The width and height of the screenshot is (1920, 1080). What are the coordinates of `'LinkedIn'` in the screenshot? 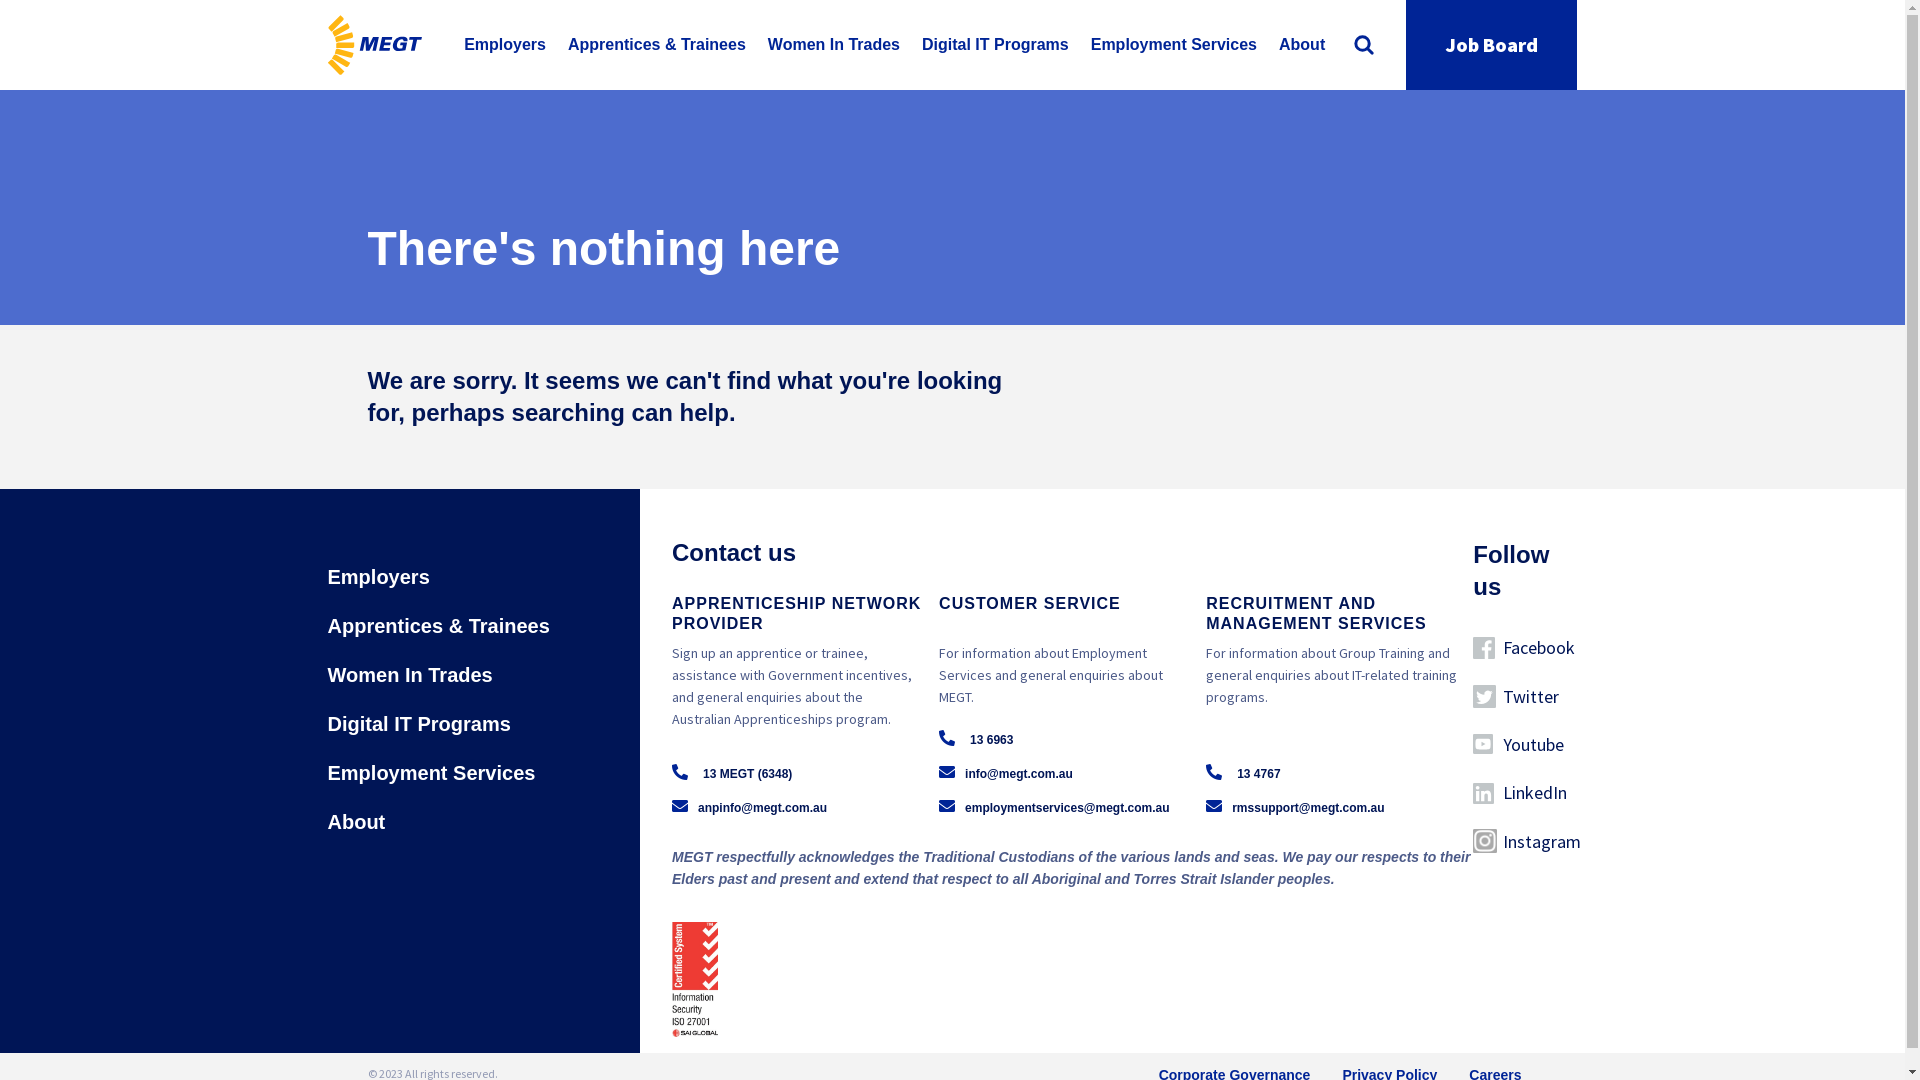 It's located at (1473, 792).